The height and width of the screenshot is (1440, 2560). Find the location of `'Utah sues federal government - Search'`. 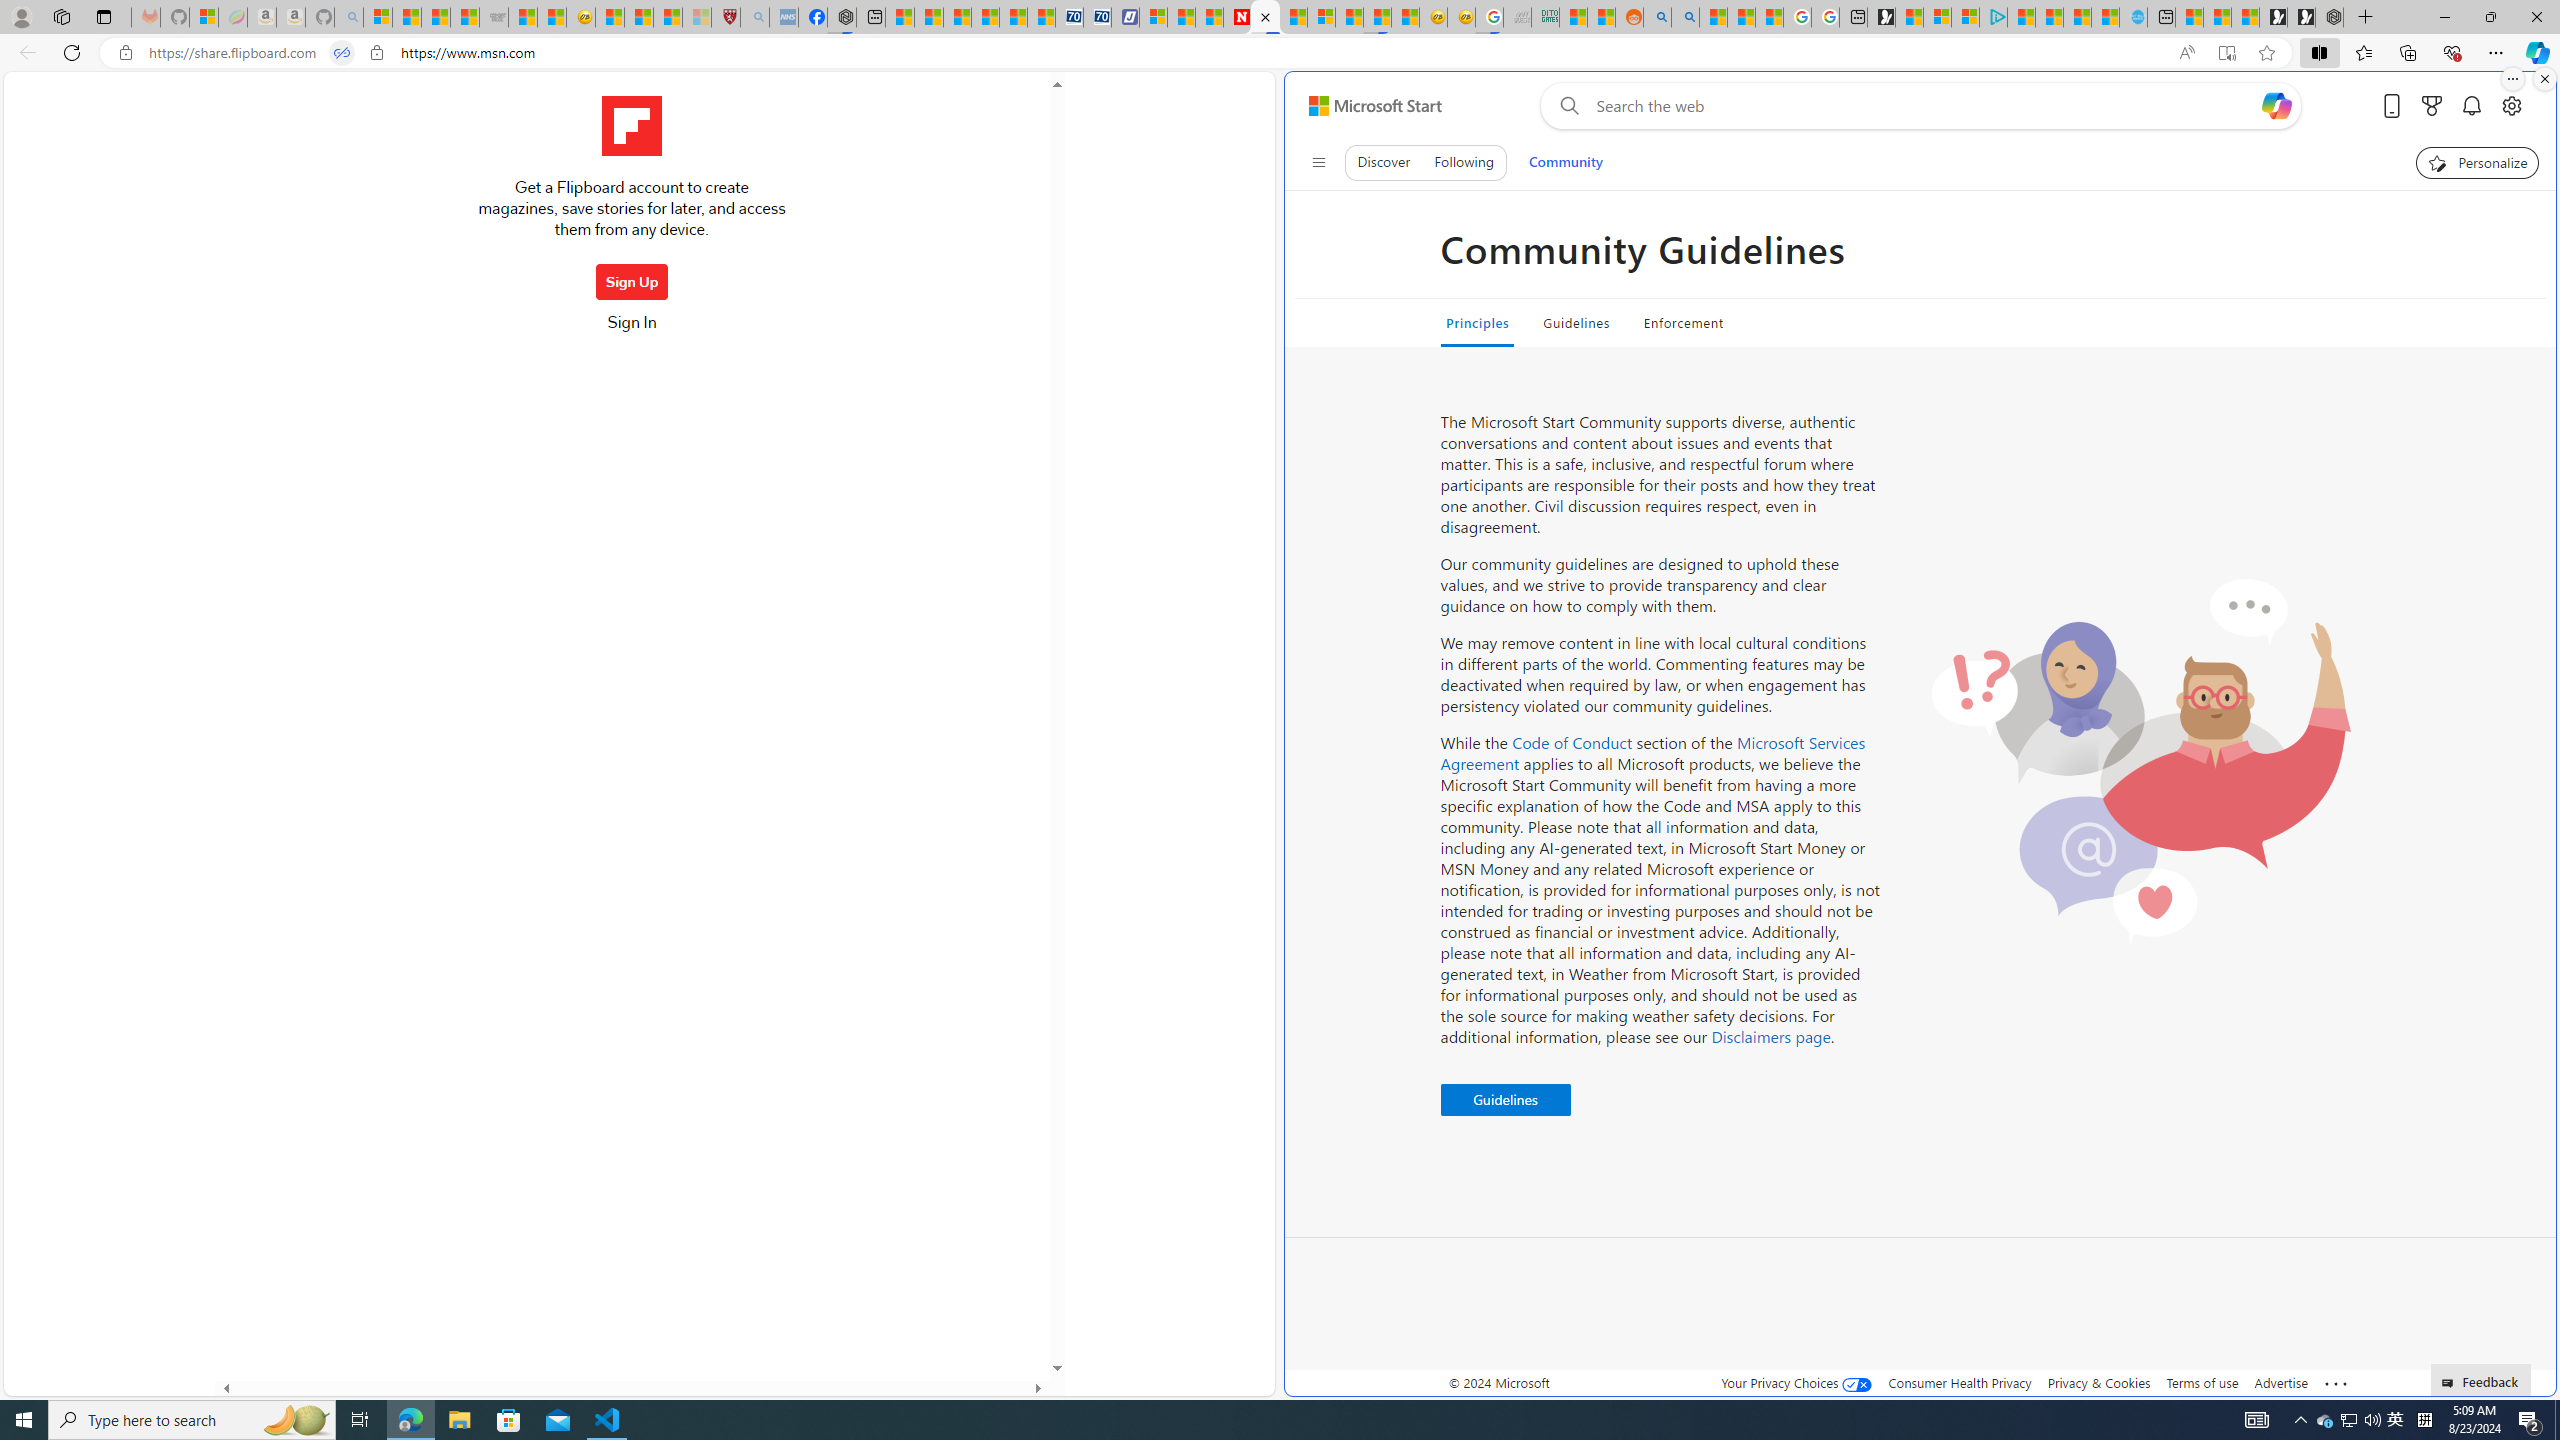

'Utah sues federal government - Search' is located at coordinates (1684, 16).